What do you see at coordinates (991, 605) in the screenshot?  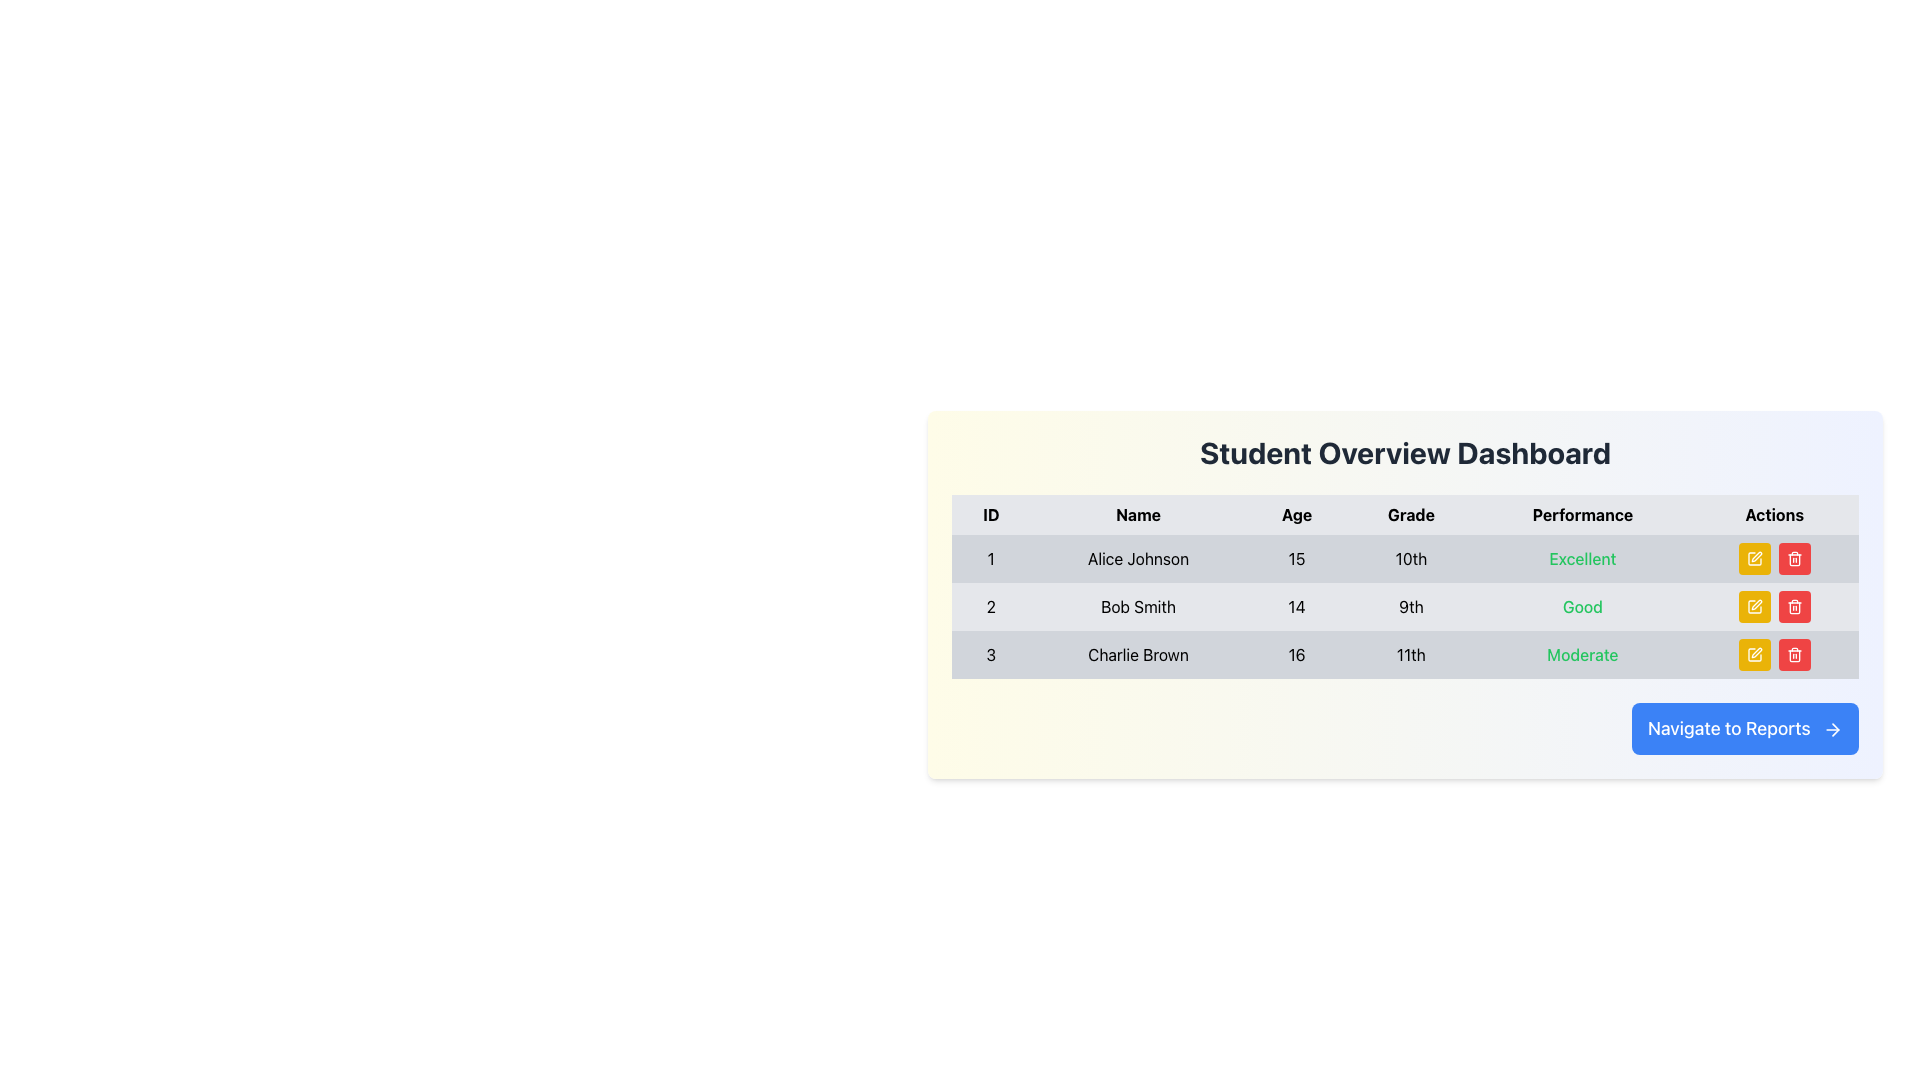 I see `the static text element indicating the ID number located on the second row of the table under the 'ID' column` at bounding box center [991, 605].